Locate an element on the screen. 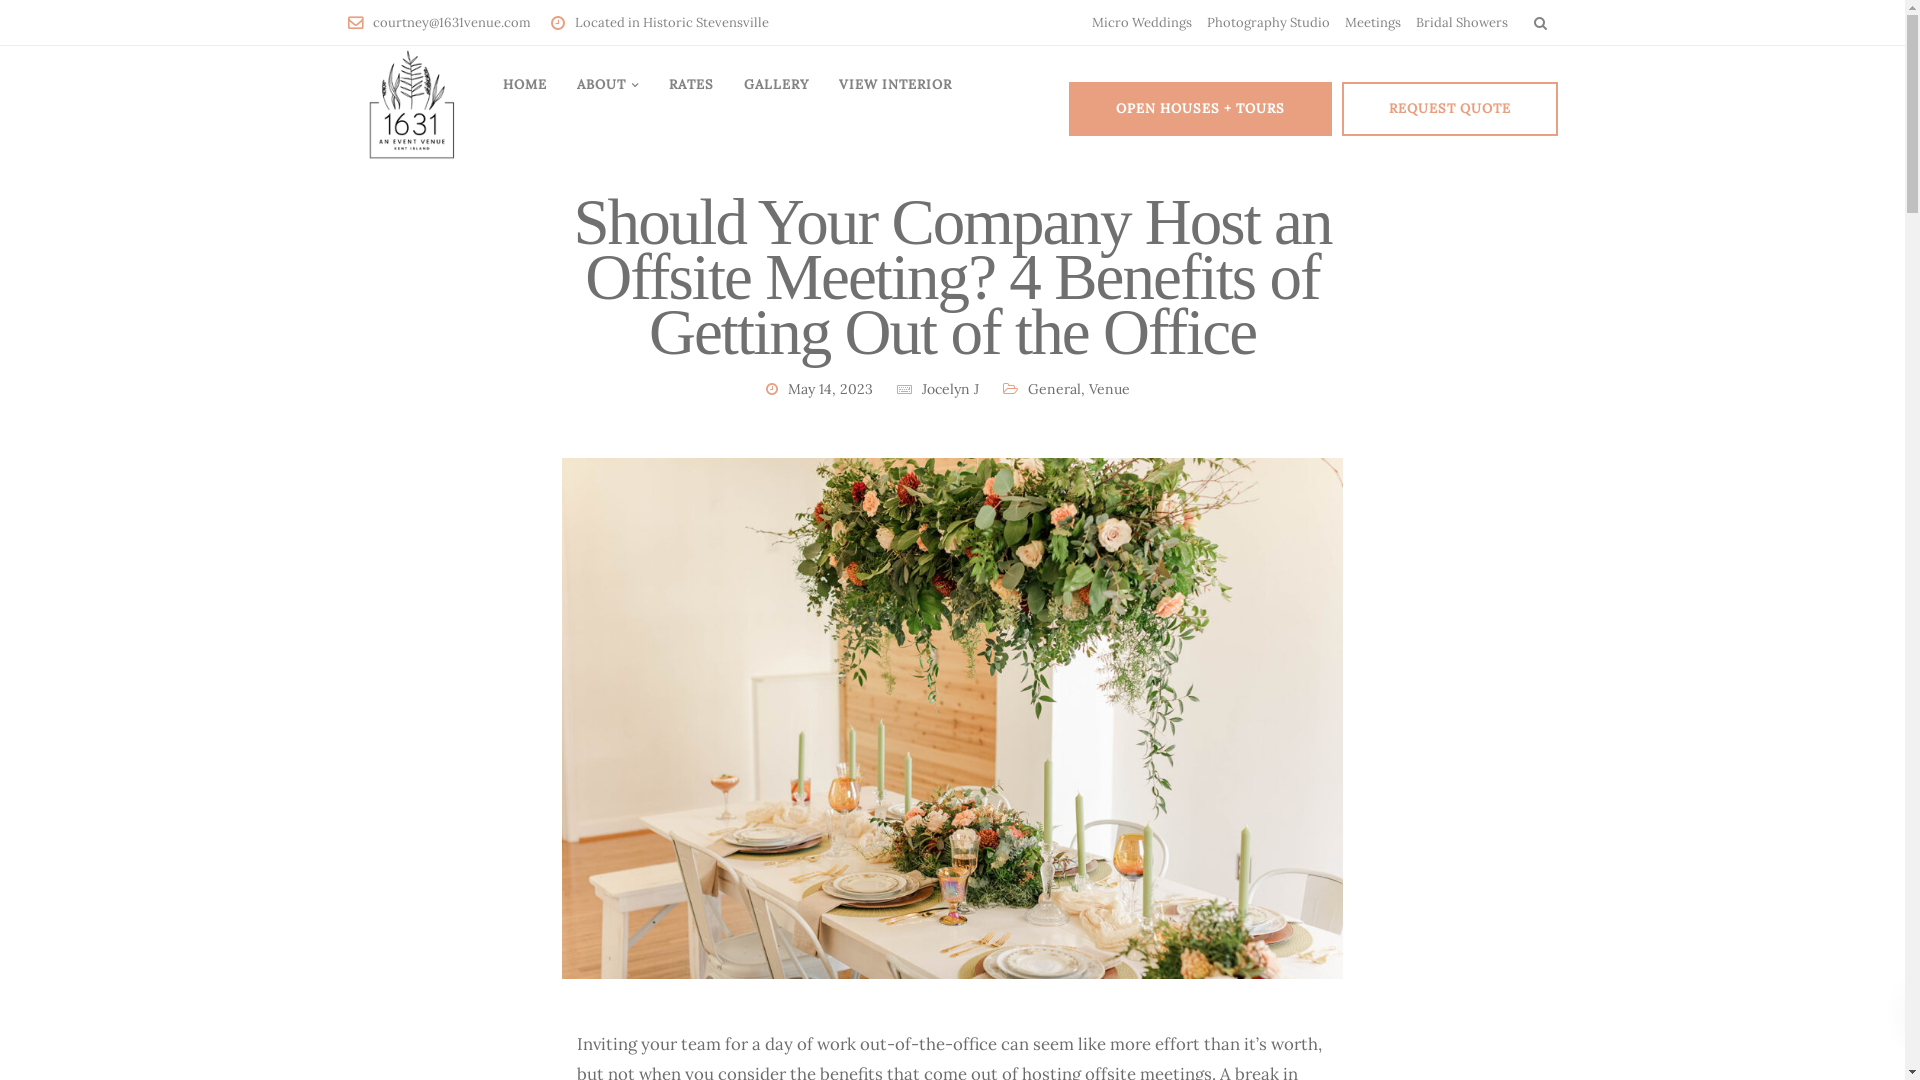  'Jocelyn J' is located at coordinates (949, 389).